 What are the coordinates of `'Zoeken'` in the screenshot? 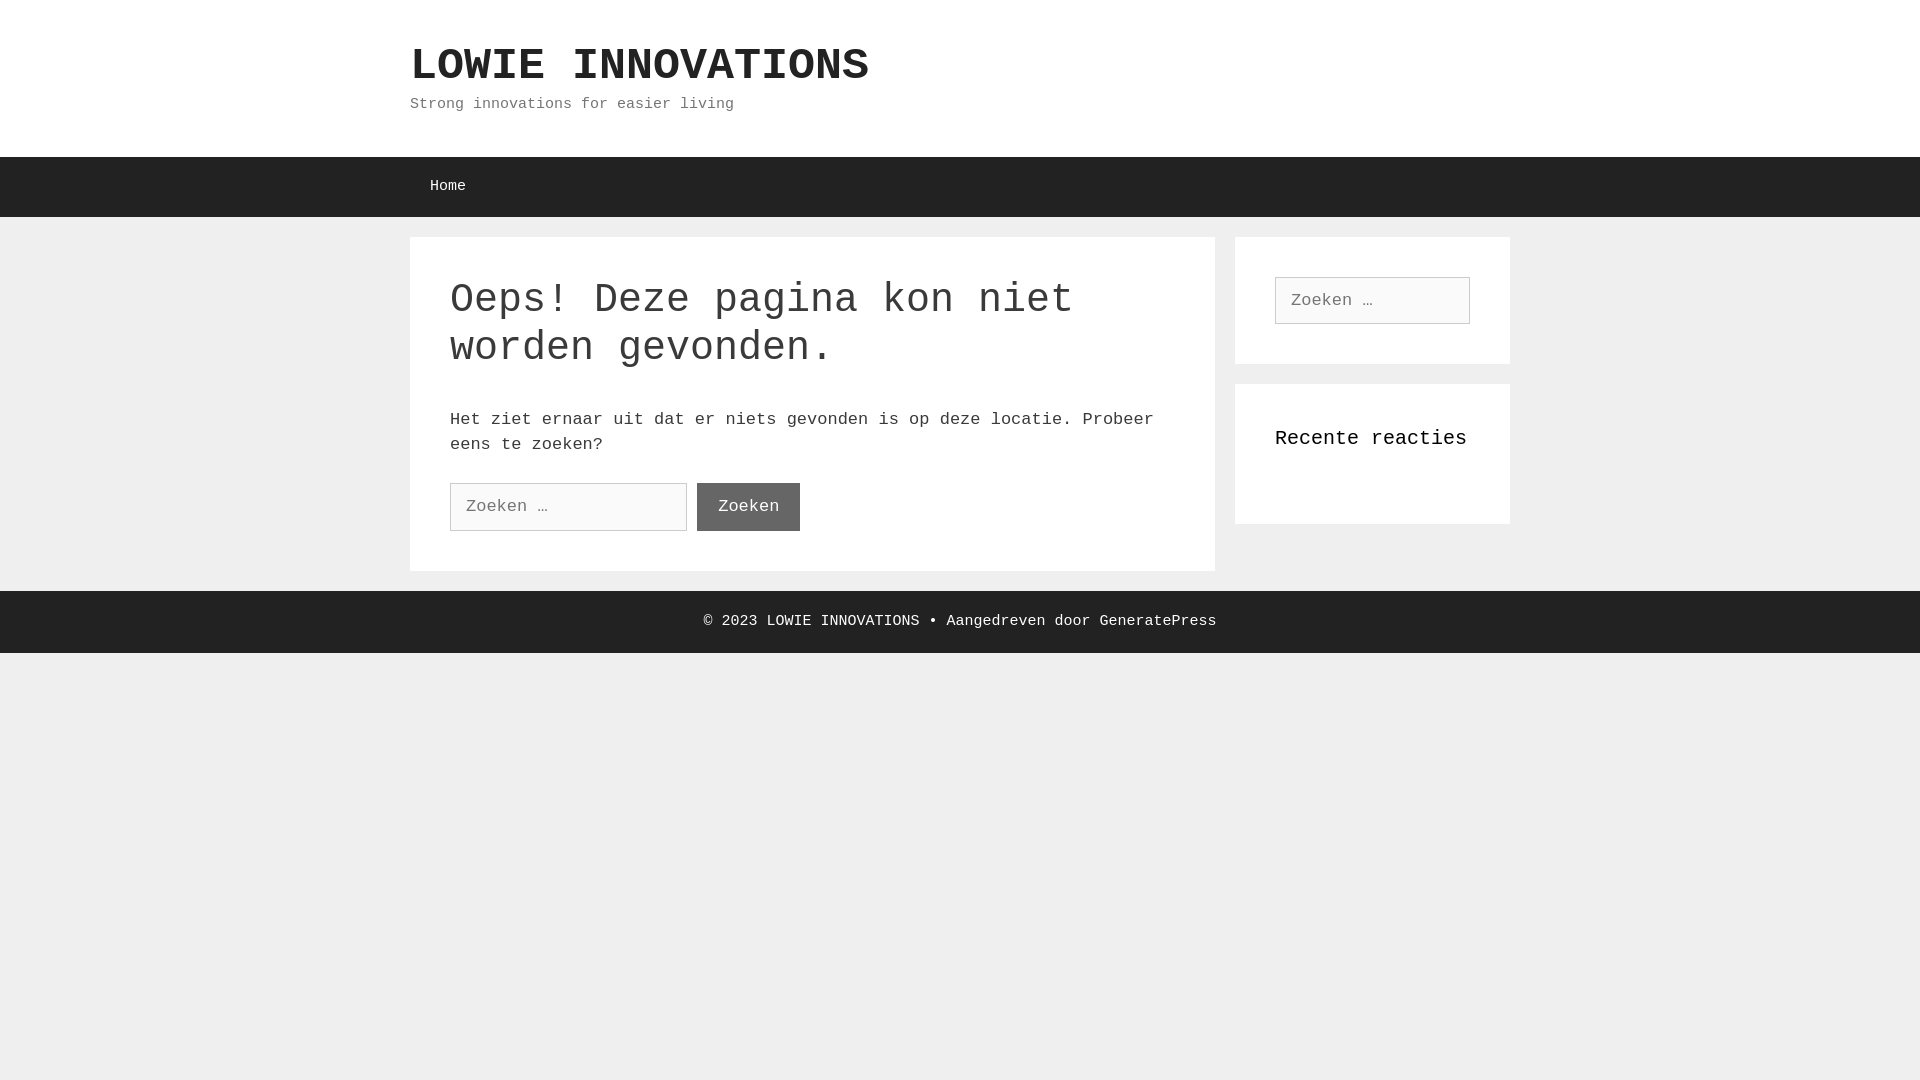 It's located at (747, 505).